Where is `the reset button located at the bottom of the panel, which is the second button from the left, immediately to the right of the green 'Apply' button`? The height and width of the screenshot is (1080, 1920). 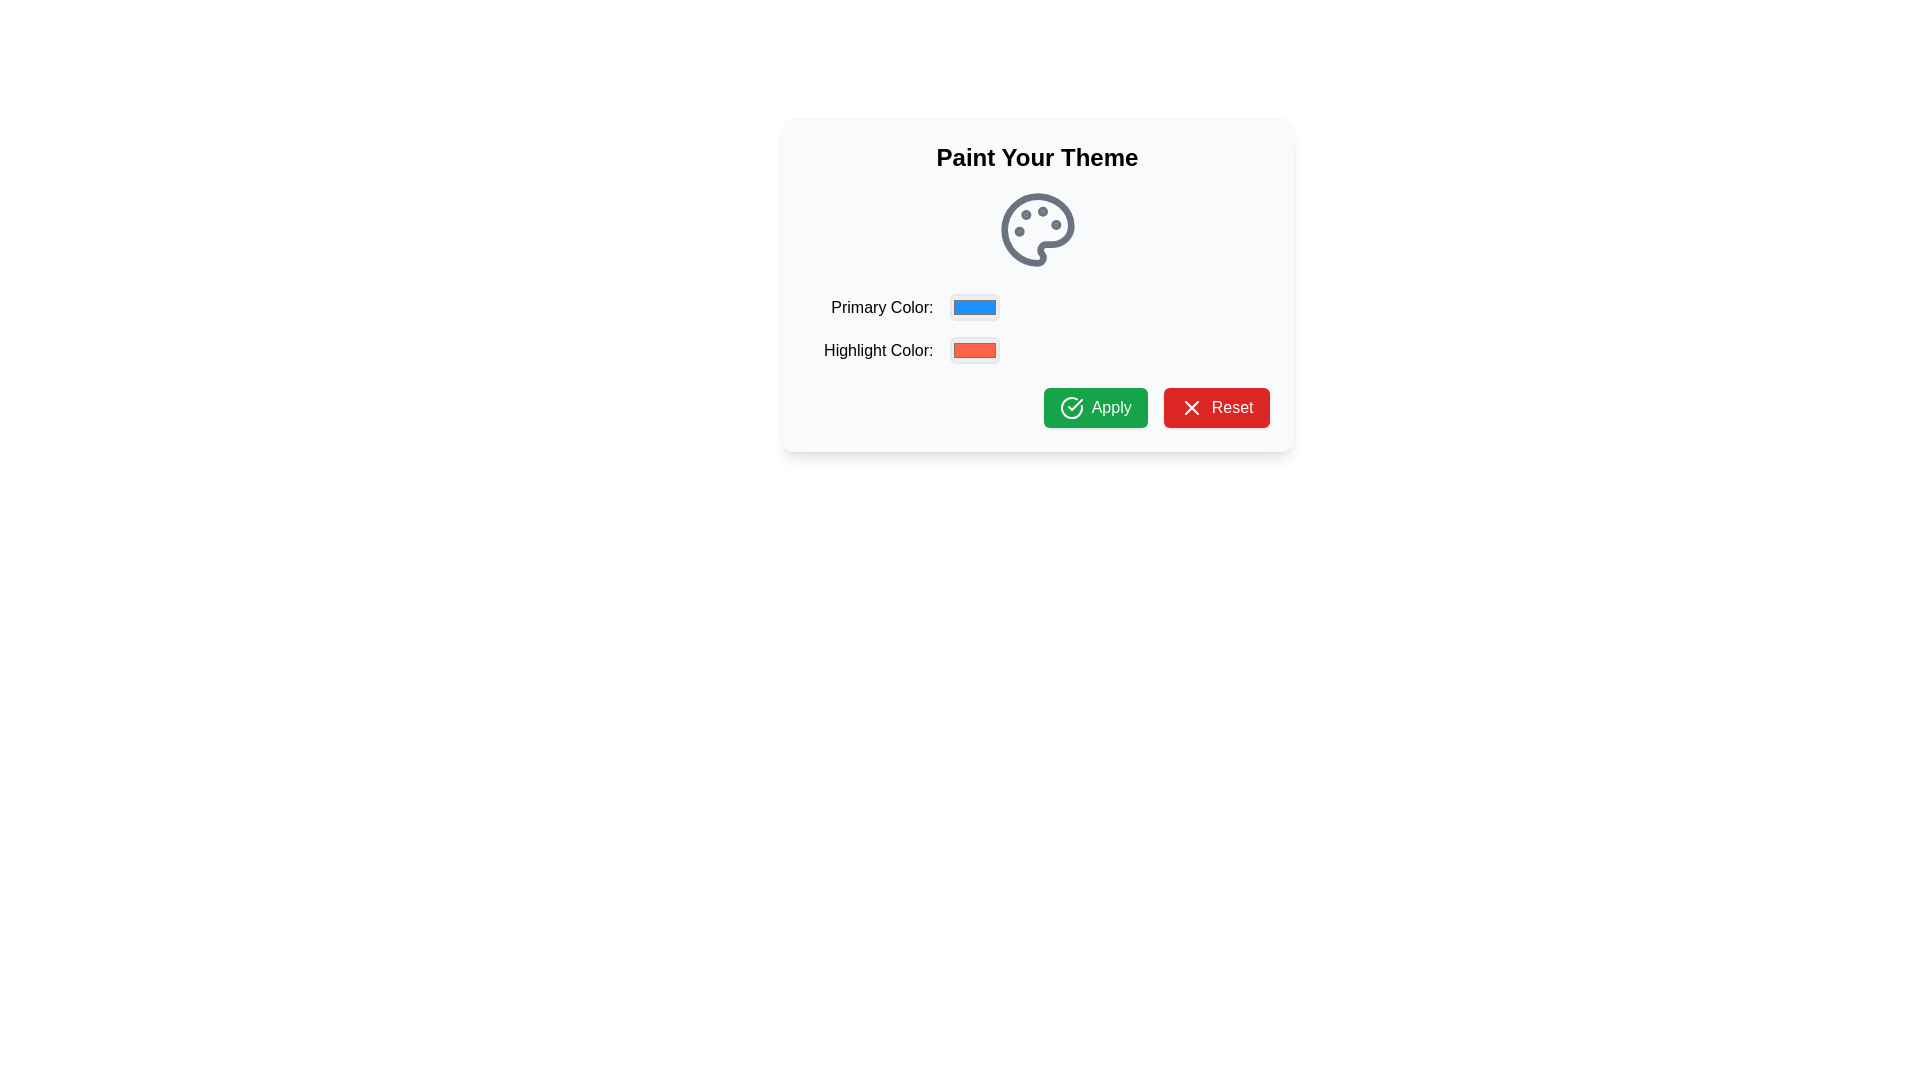 the reset button located at the bottom of the panel, which is the second button from the left, immediately to the right of the green 'Apply' button is located at coordinates (1215, 407).